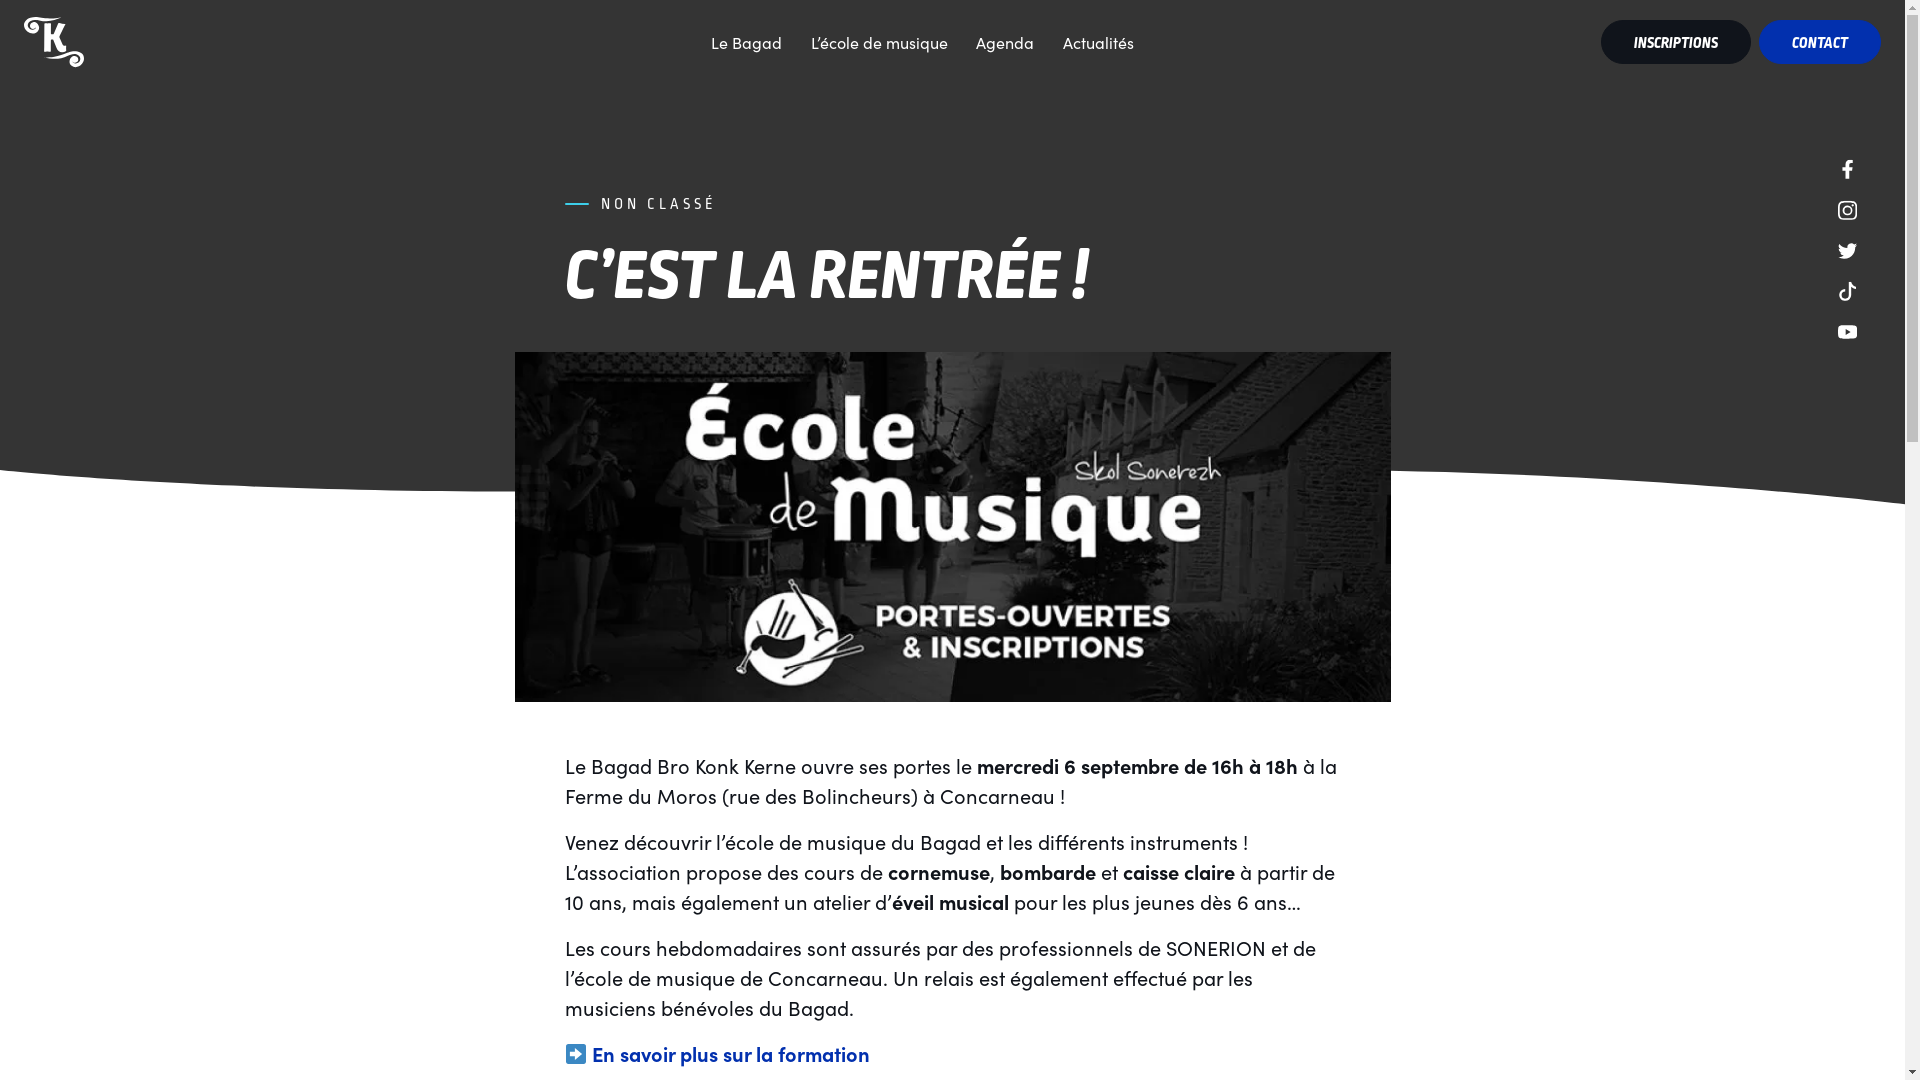 The height and width of the screenshot is (1080, 1920). Describe the element at coordinates (1675, 42) in the screenshot. I see `'INSCRIPTIONS'` at that location.